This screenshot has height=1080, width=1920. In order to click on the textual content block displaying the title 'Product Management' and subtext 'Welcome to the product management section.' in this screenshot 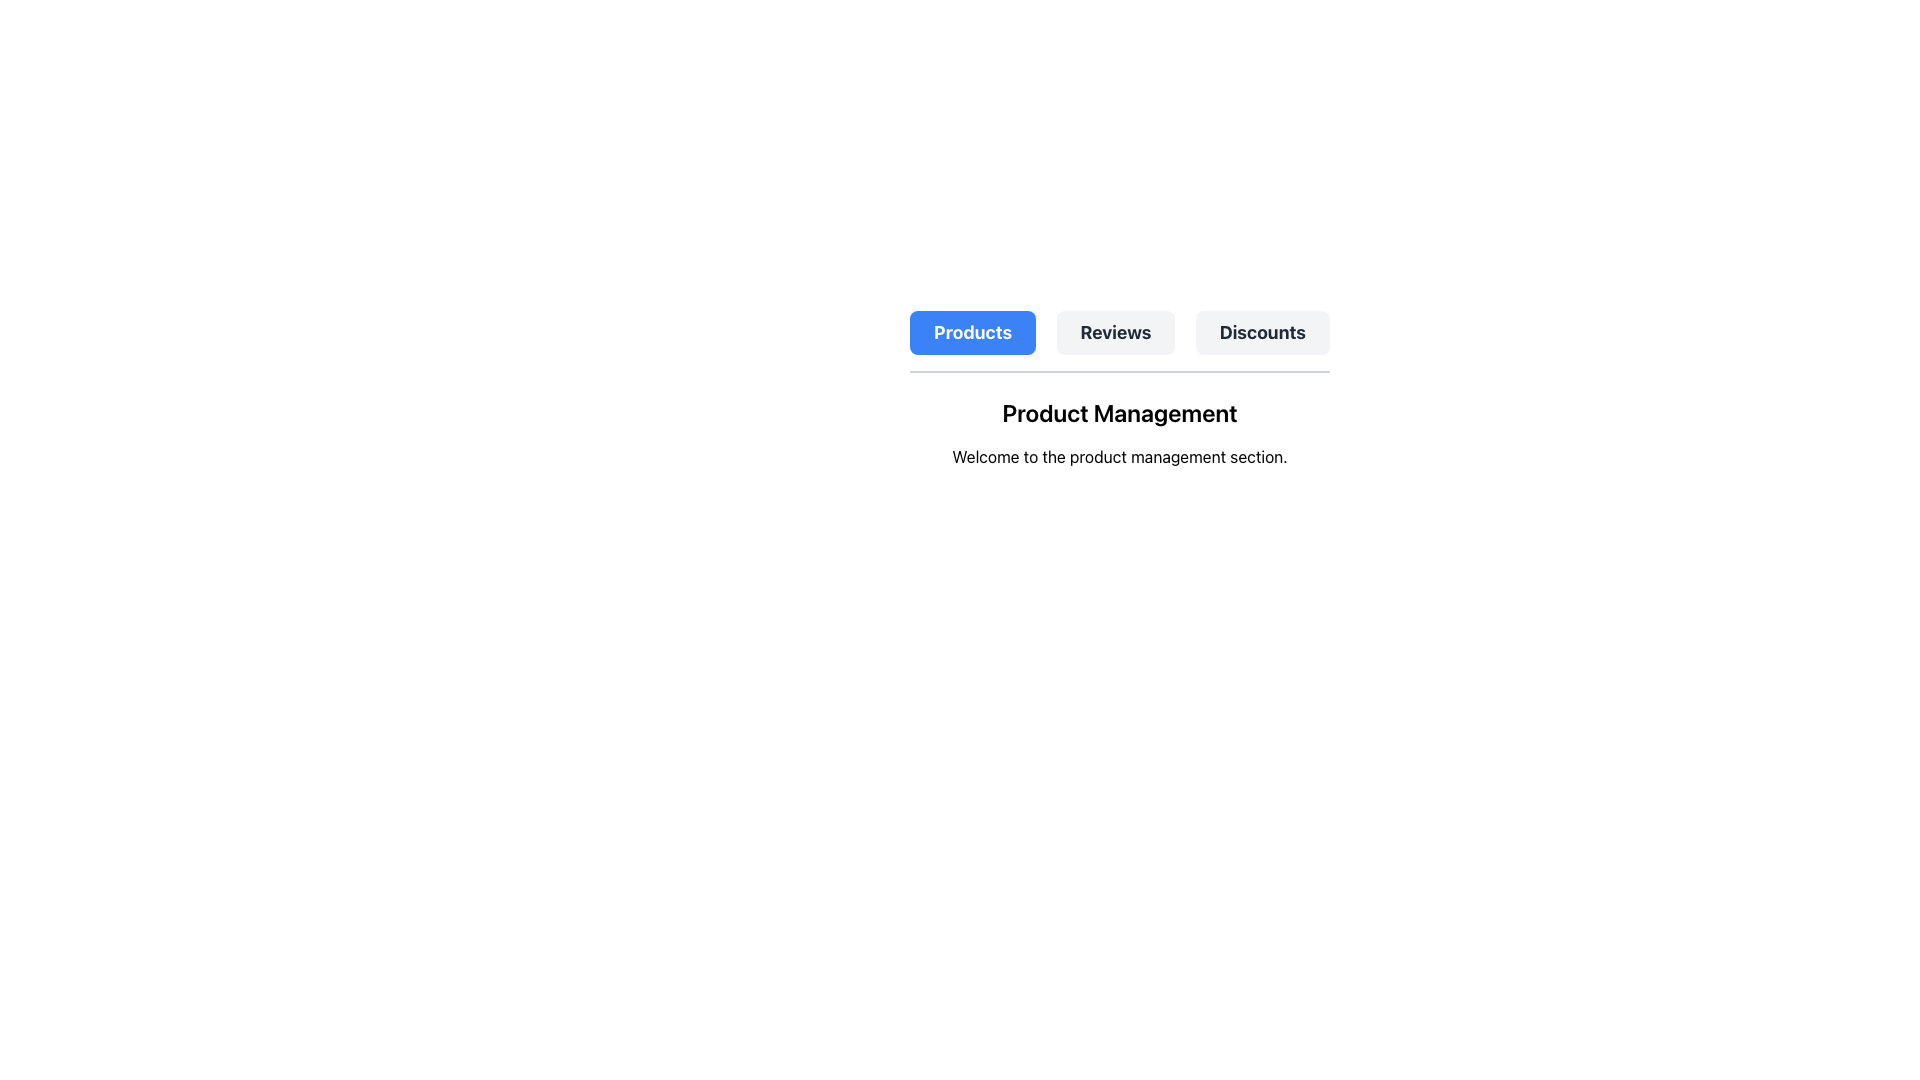, I will do `click(1118, 431)`.